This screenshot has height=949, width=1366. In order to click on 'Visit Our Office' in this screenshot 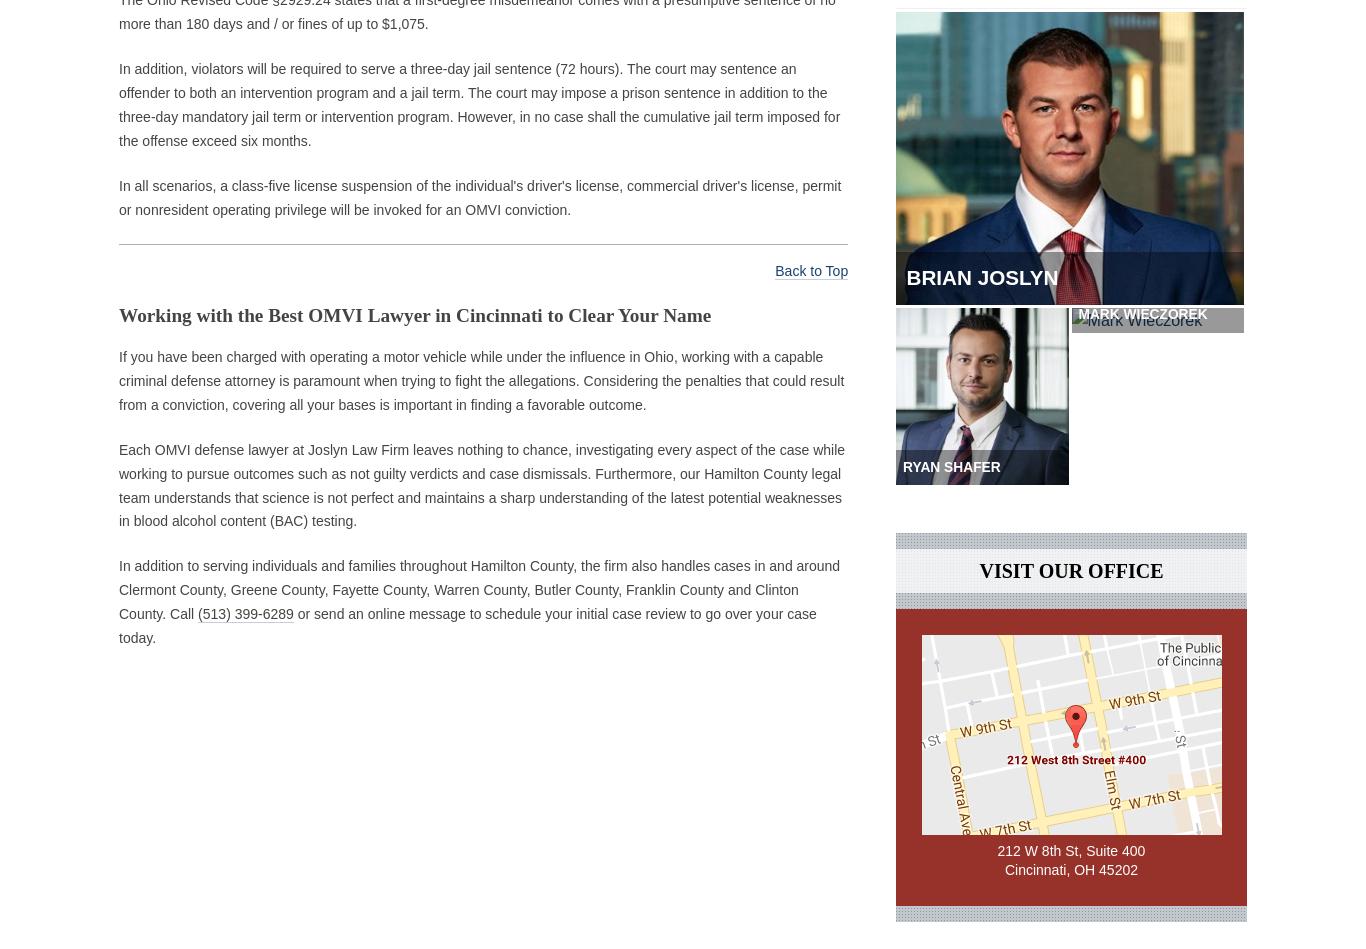, I will do `click(1069, 579)`.